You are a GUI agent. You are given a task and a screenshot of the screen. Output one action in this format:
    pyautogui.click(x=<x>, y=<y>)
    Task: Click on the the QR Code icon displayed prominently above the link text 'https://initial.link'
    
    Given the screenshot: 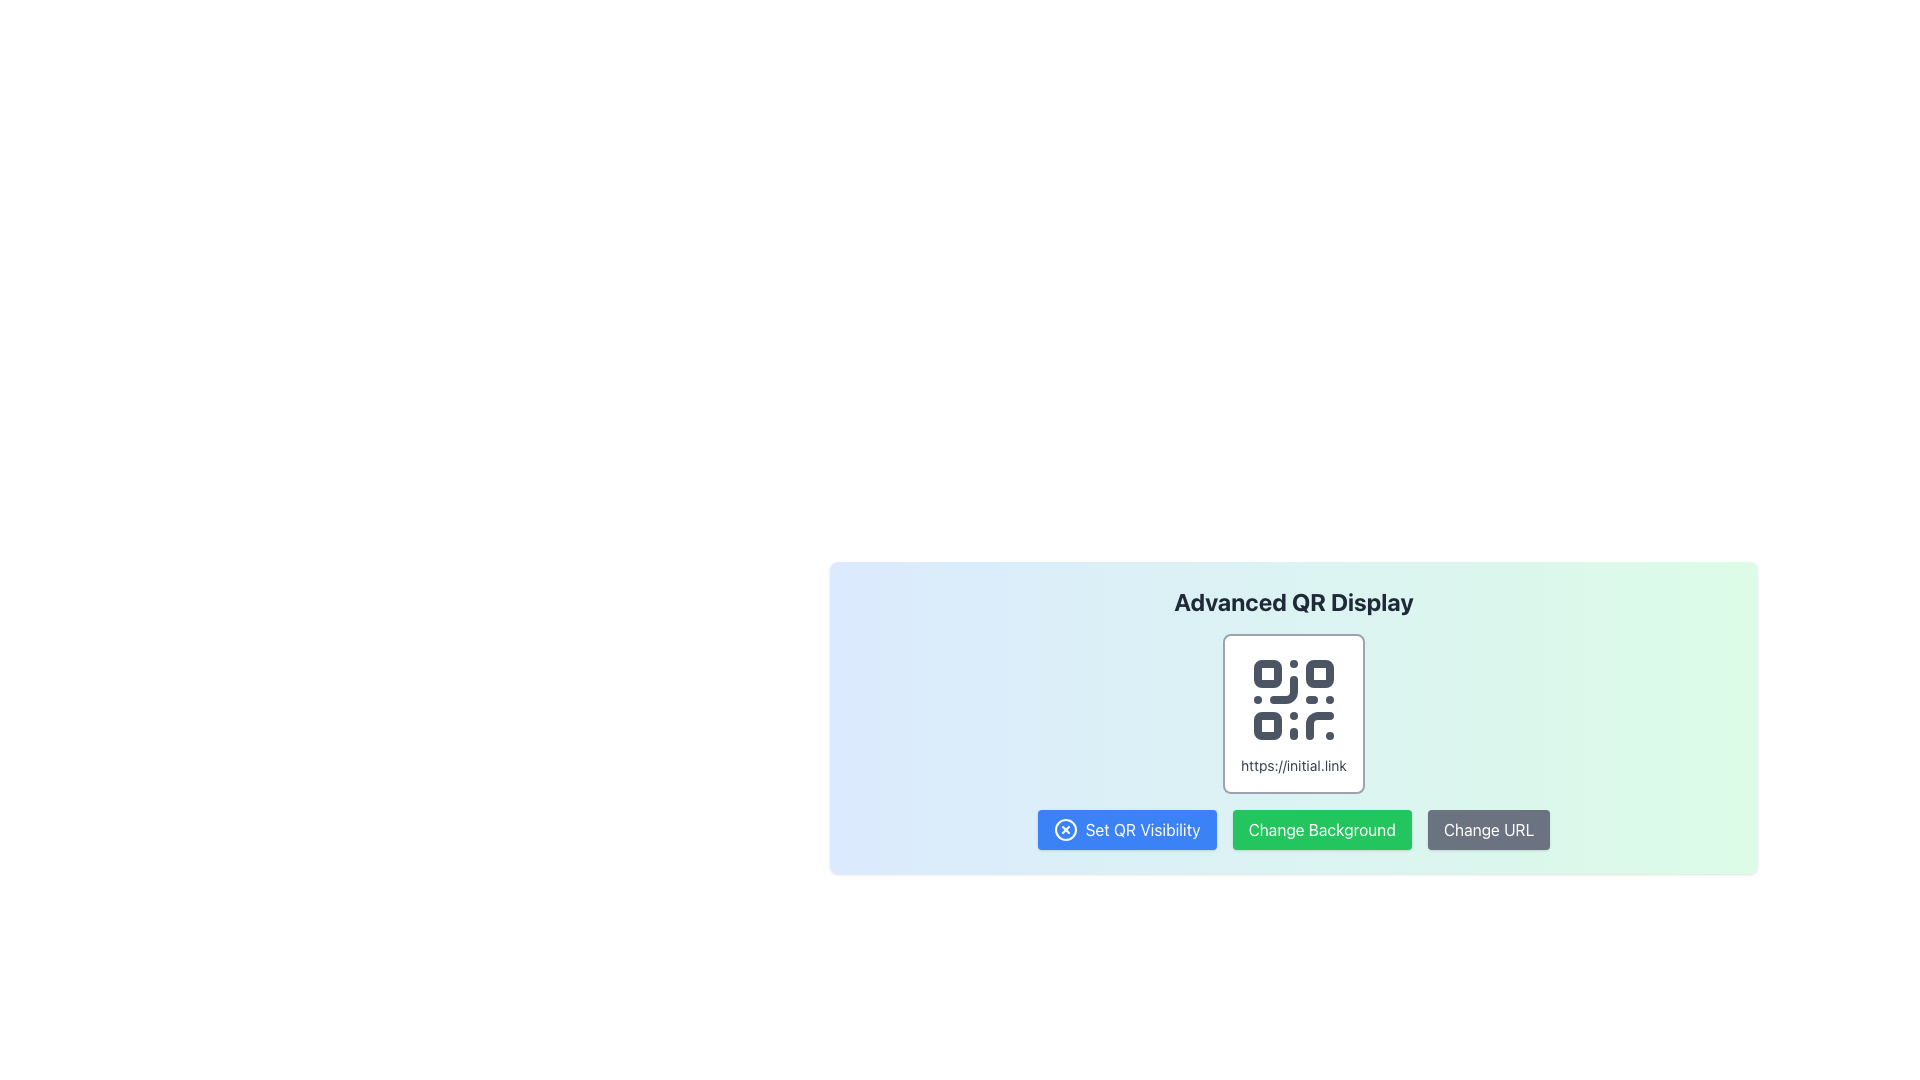 What is the action you would take?
    pyautogui.click(x=1293, y=698)
    